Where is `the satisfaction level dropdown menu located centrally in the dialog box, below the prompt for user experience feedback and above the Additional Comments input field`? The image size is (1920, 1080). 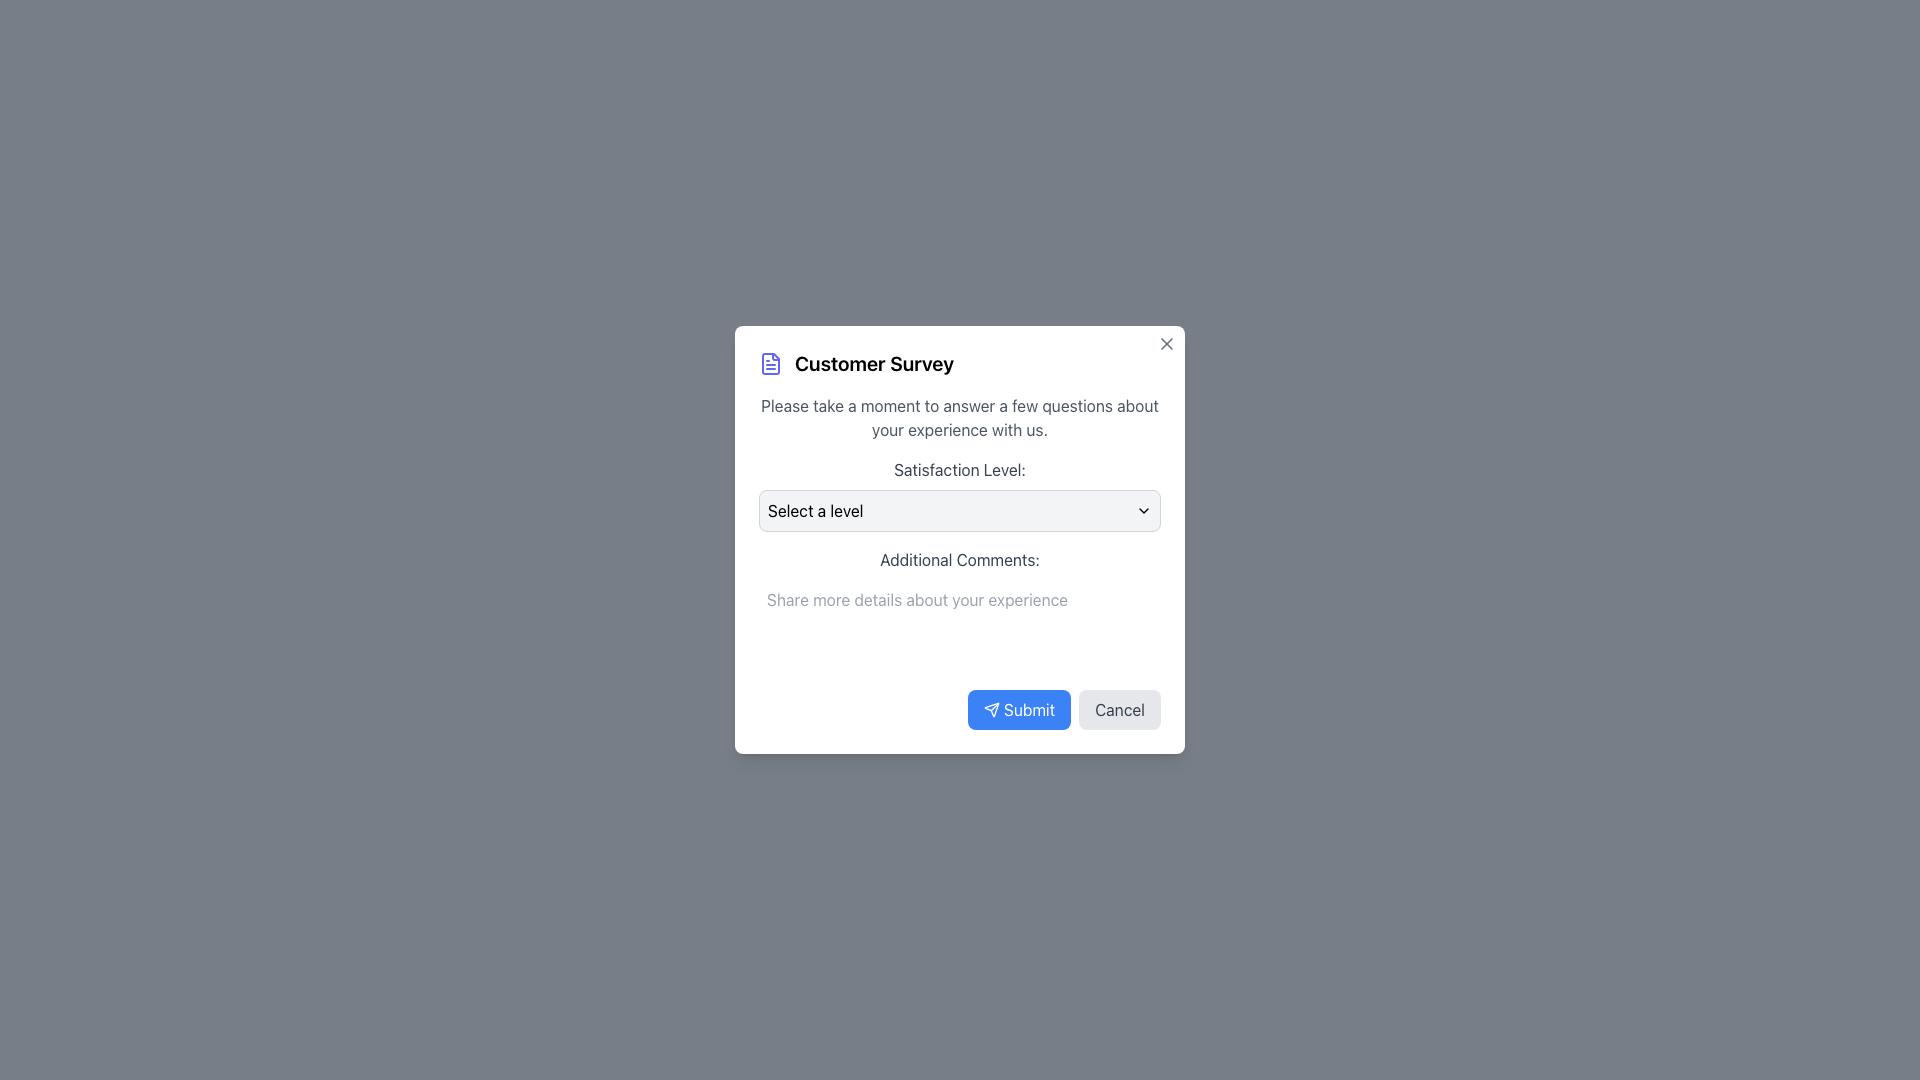
the satisfaction level dropdown menu located centrally in the dialog box, below the prompt for user experience feedback and above the Additional Comments input field is located at coordinates (960, 494).